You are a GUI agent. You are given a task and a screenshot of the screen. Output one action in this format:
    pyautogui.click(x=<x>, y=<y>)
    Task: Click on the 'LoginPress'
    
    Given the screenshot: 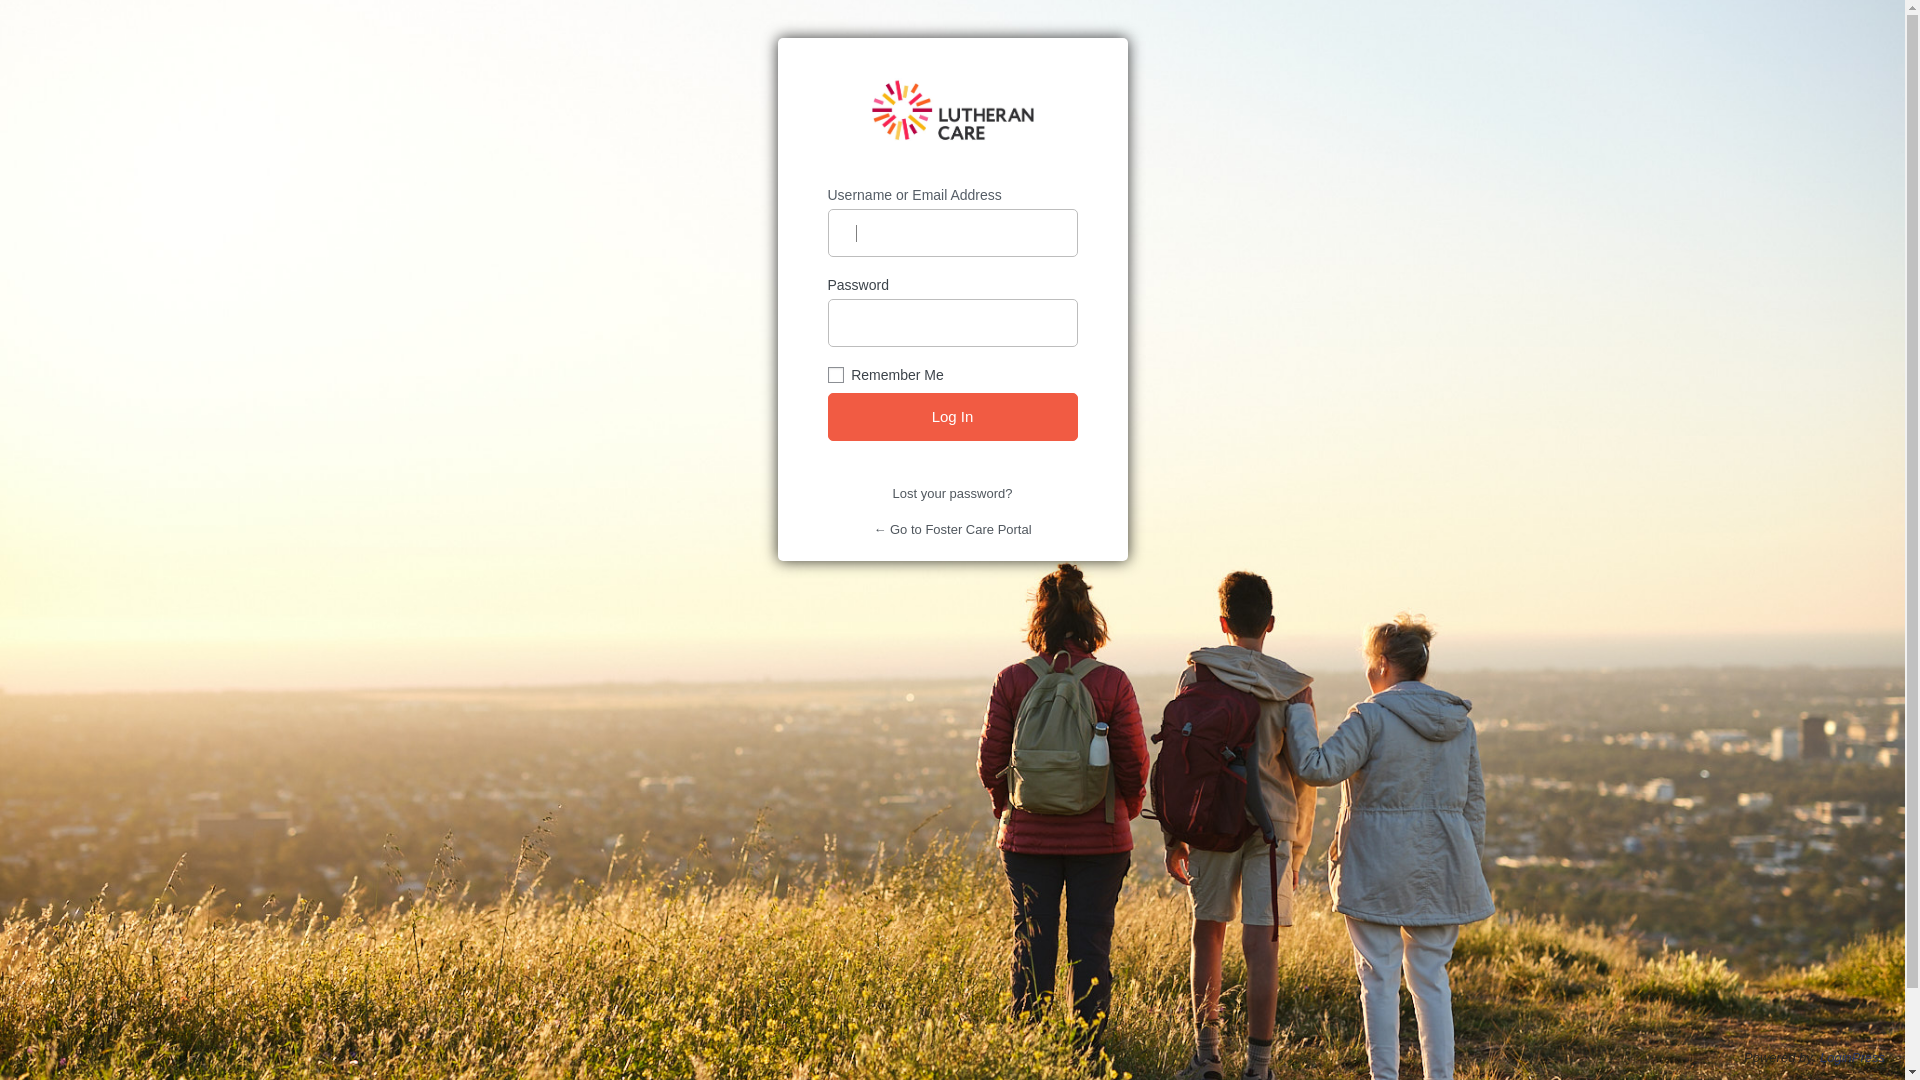 What is the action you would take?
    pyautogui.click(x=1819, y=1056)
    